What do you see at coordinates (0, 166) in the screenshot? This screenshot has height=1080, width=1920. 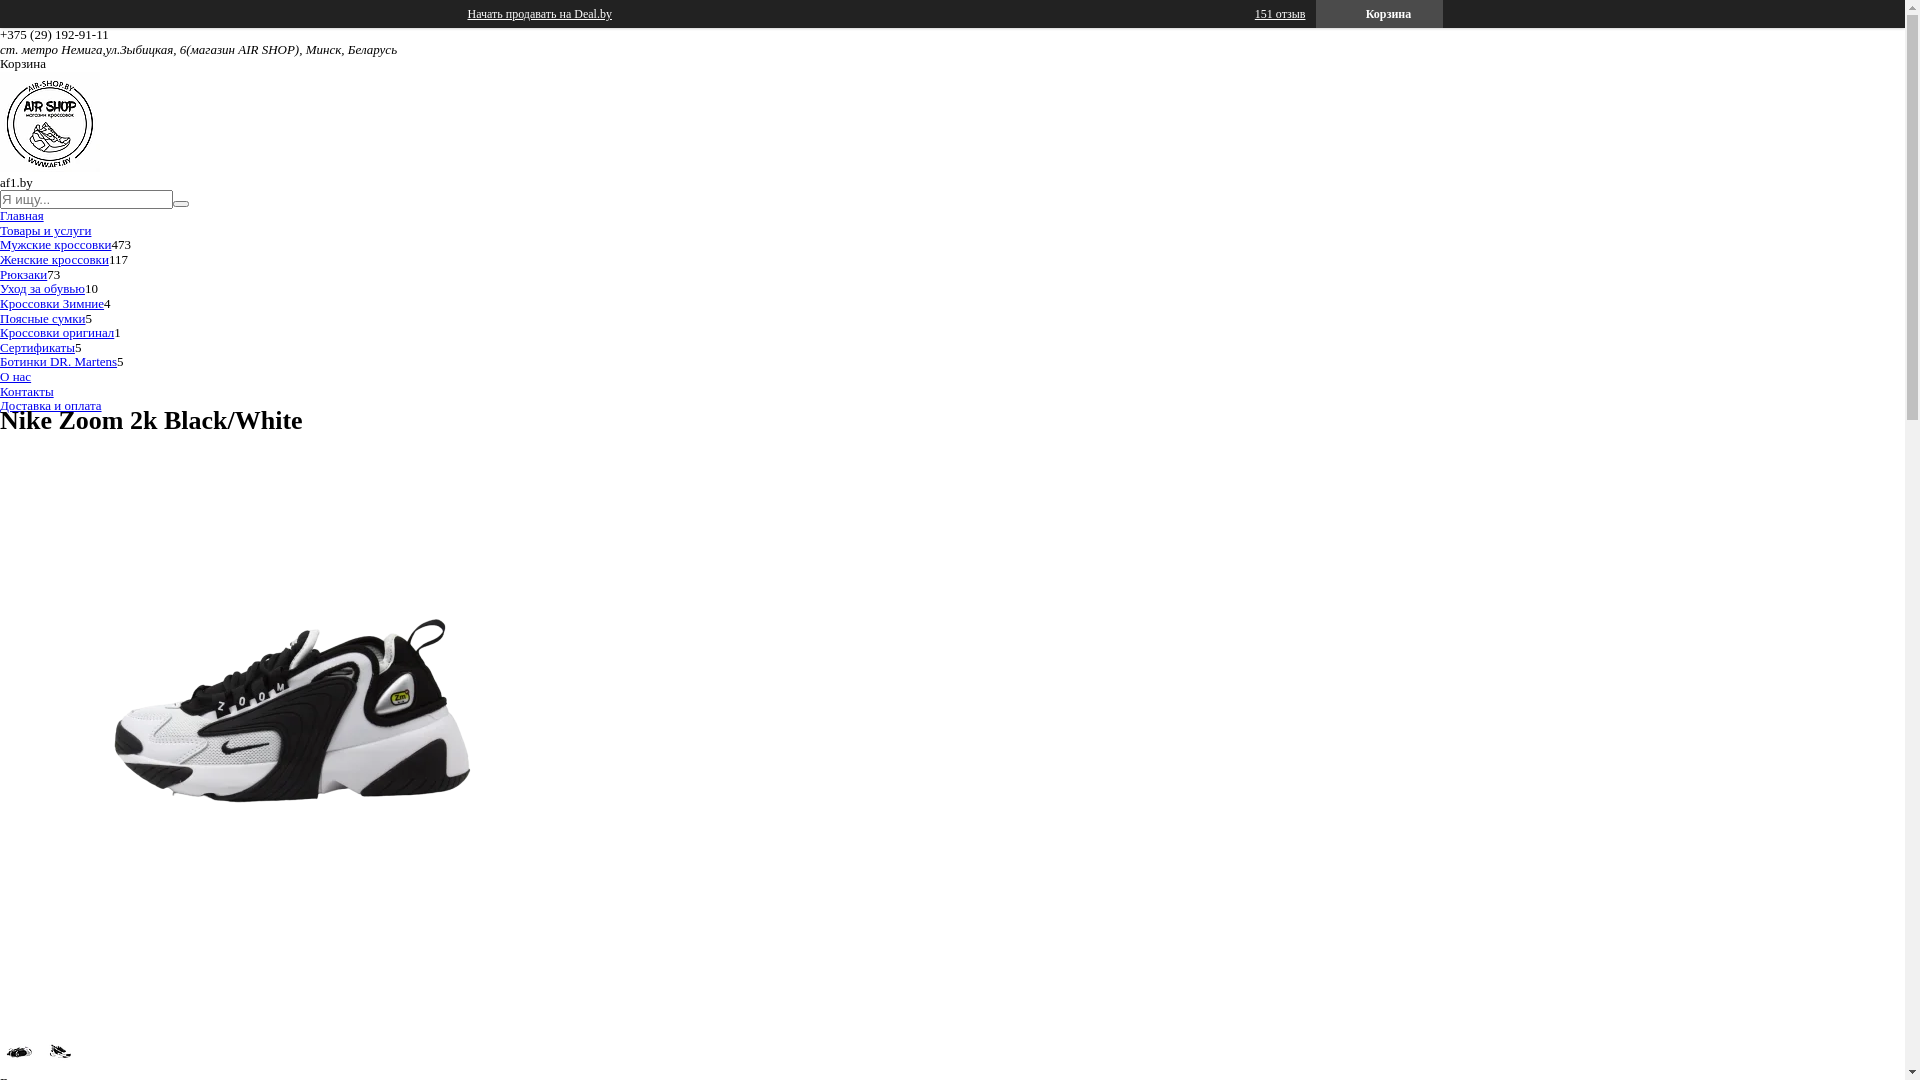 I see `'af1.by'` at bounding box center [0, 166].